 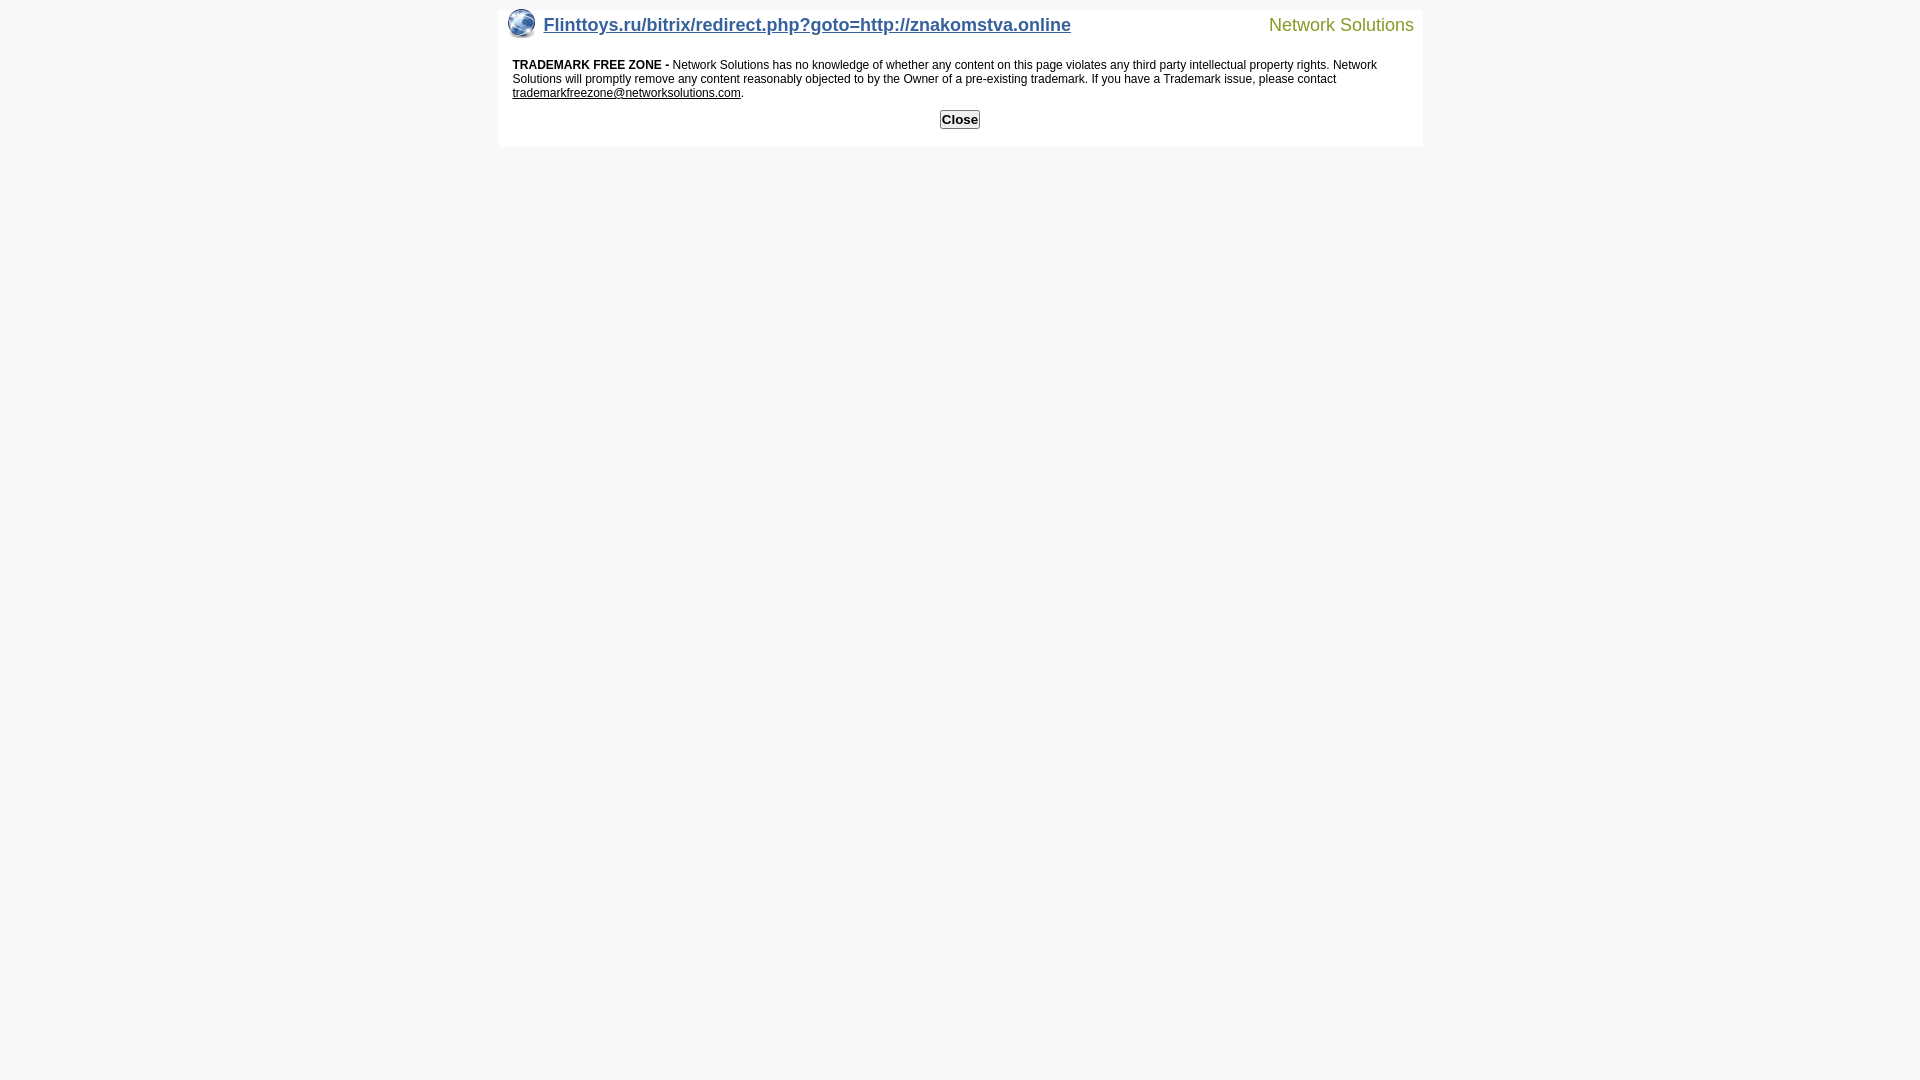 I want to click on 'Network Solutions', so click(x=1329, y=23).